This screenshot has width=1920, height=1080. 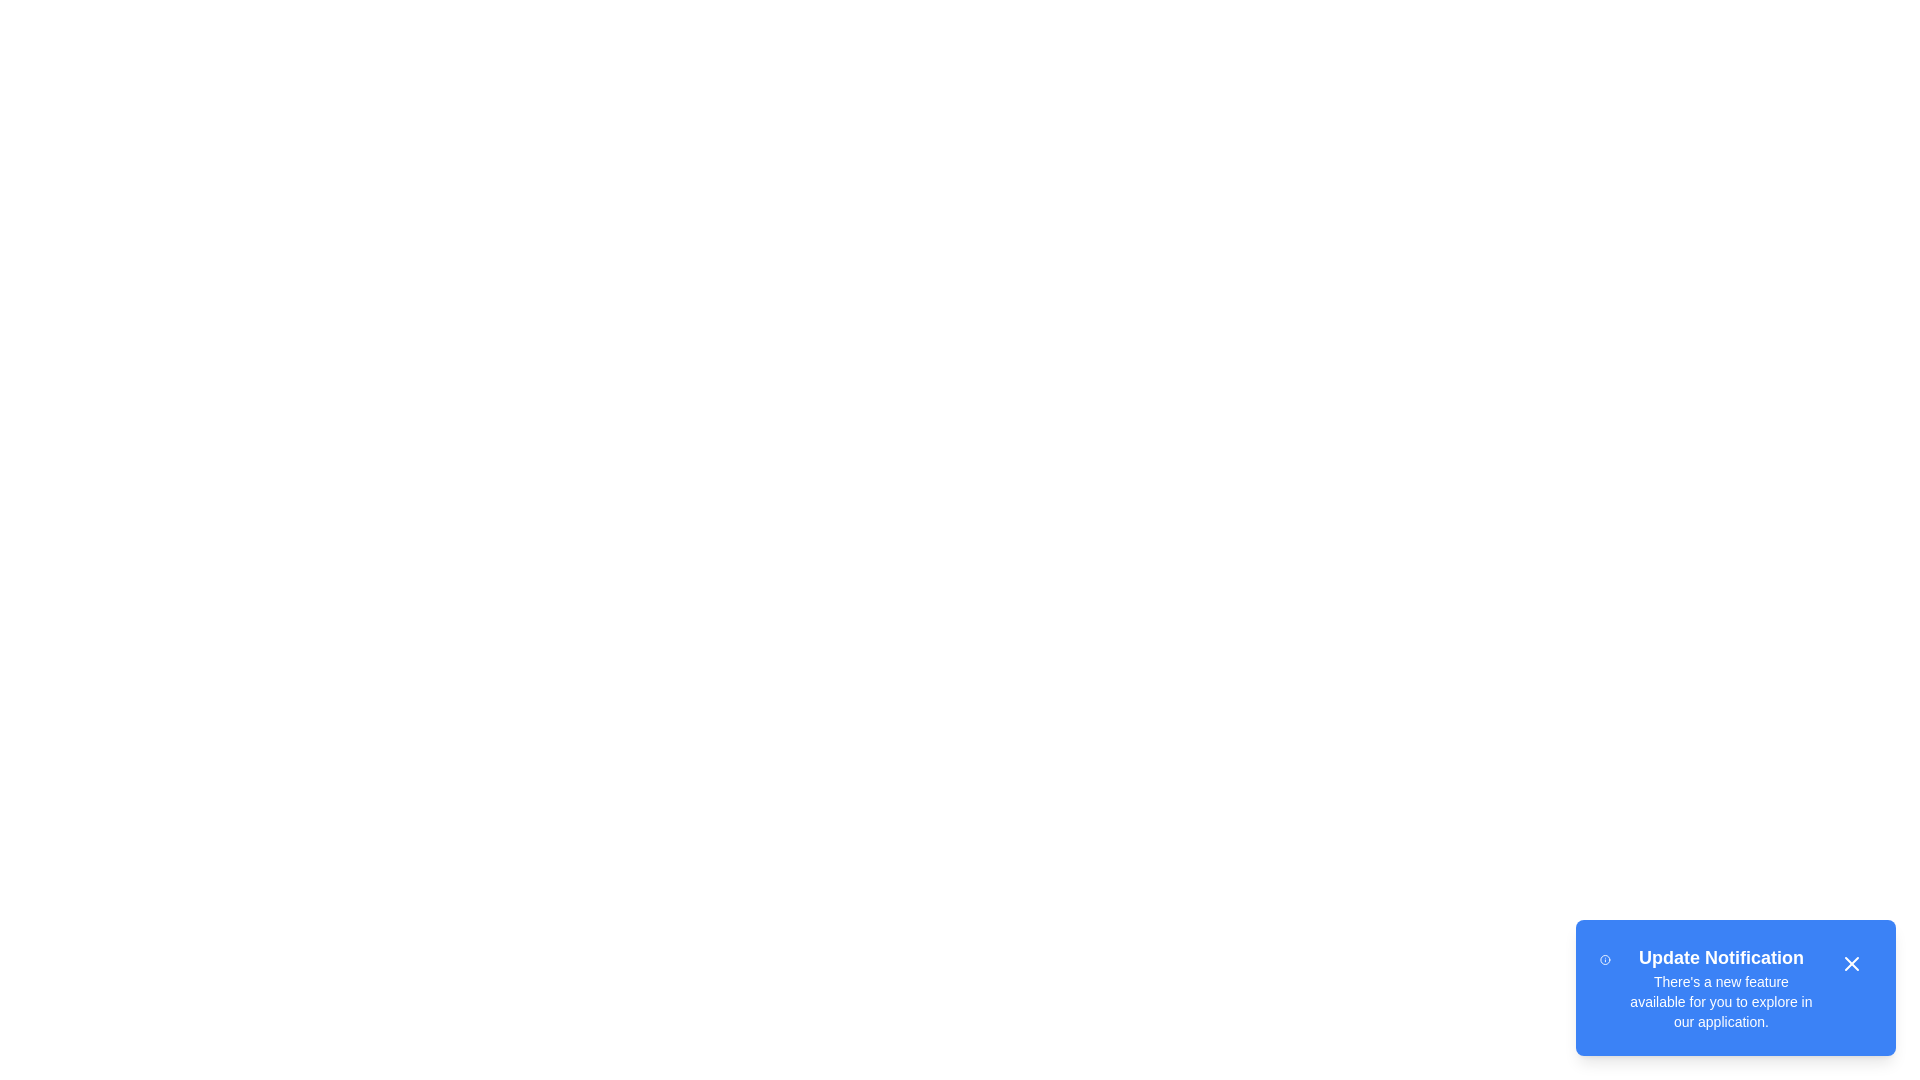 I want to click on the 'Info' icon in the snackbar to trigger additional functionality, so click(x=1604, y=959).